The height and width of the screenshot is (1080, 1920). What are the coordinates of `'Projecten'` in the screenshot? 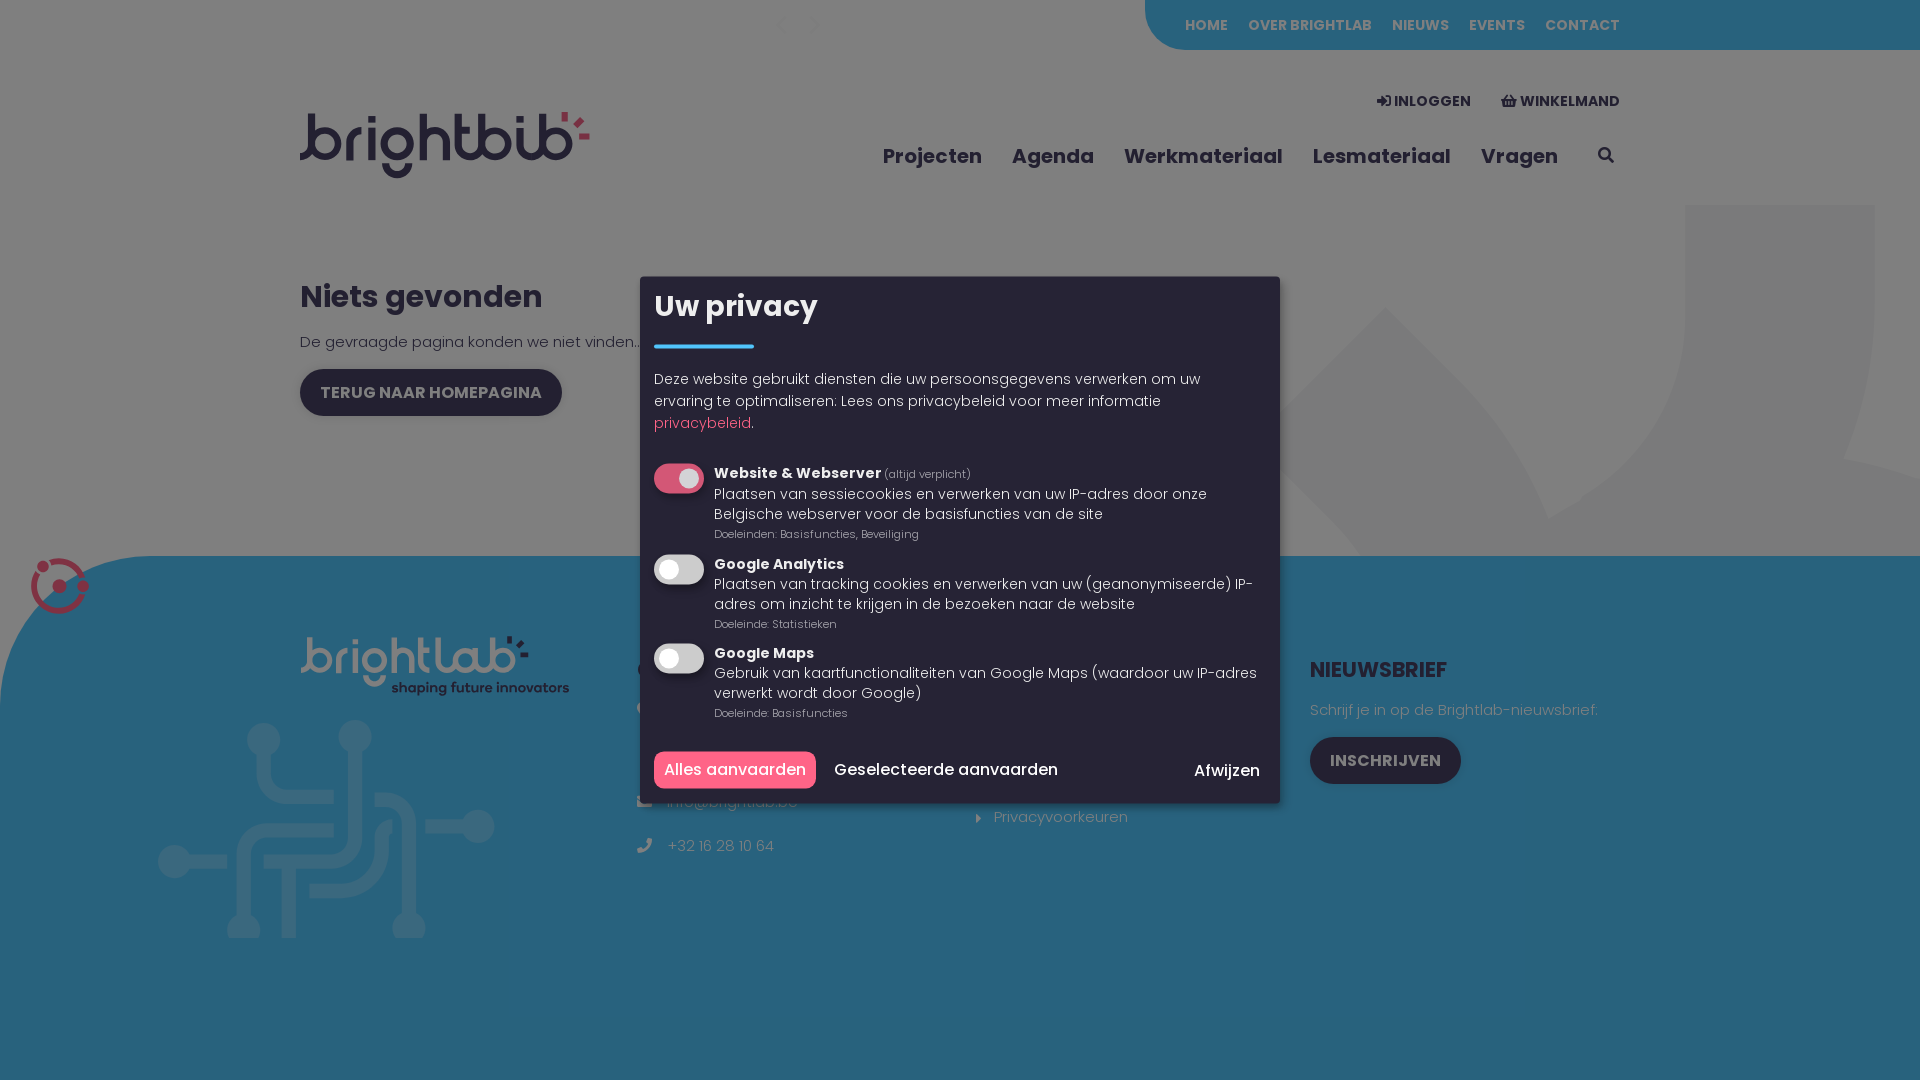 It's located at (931, 154).